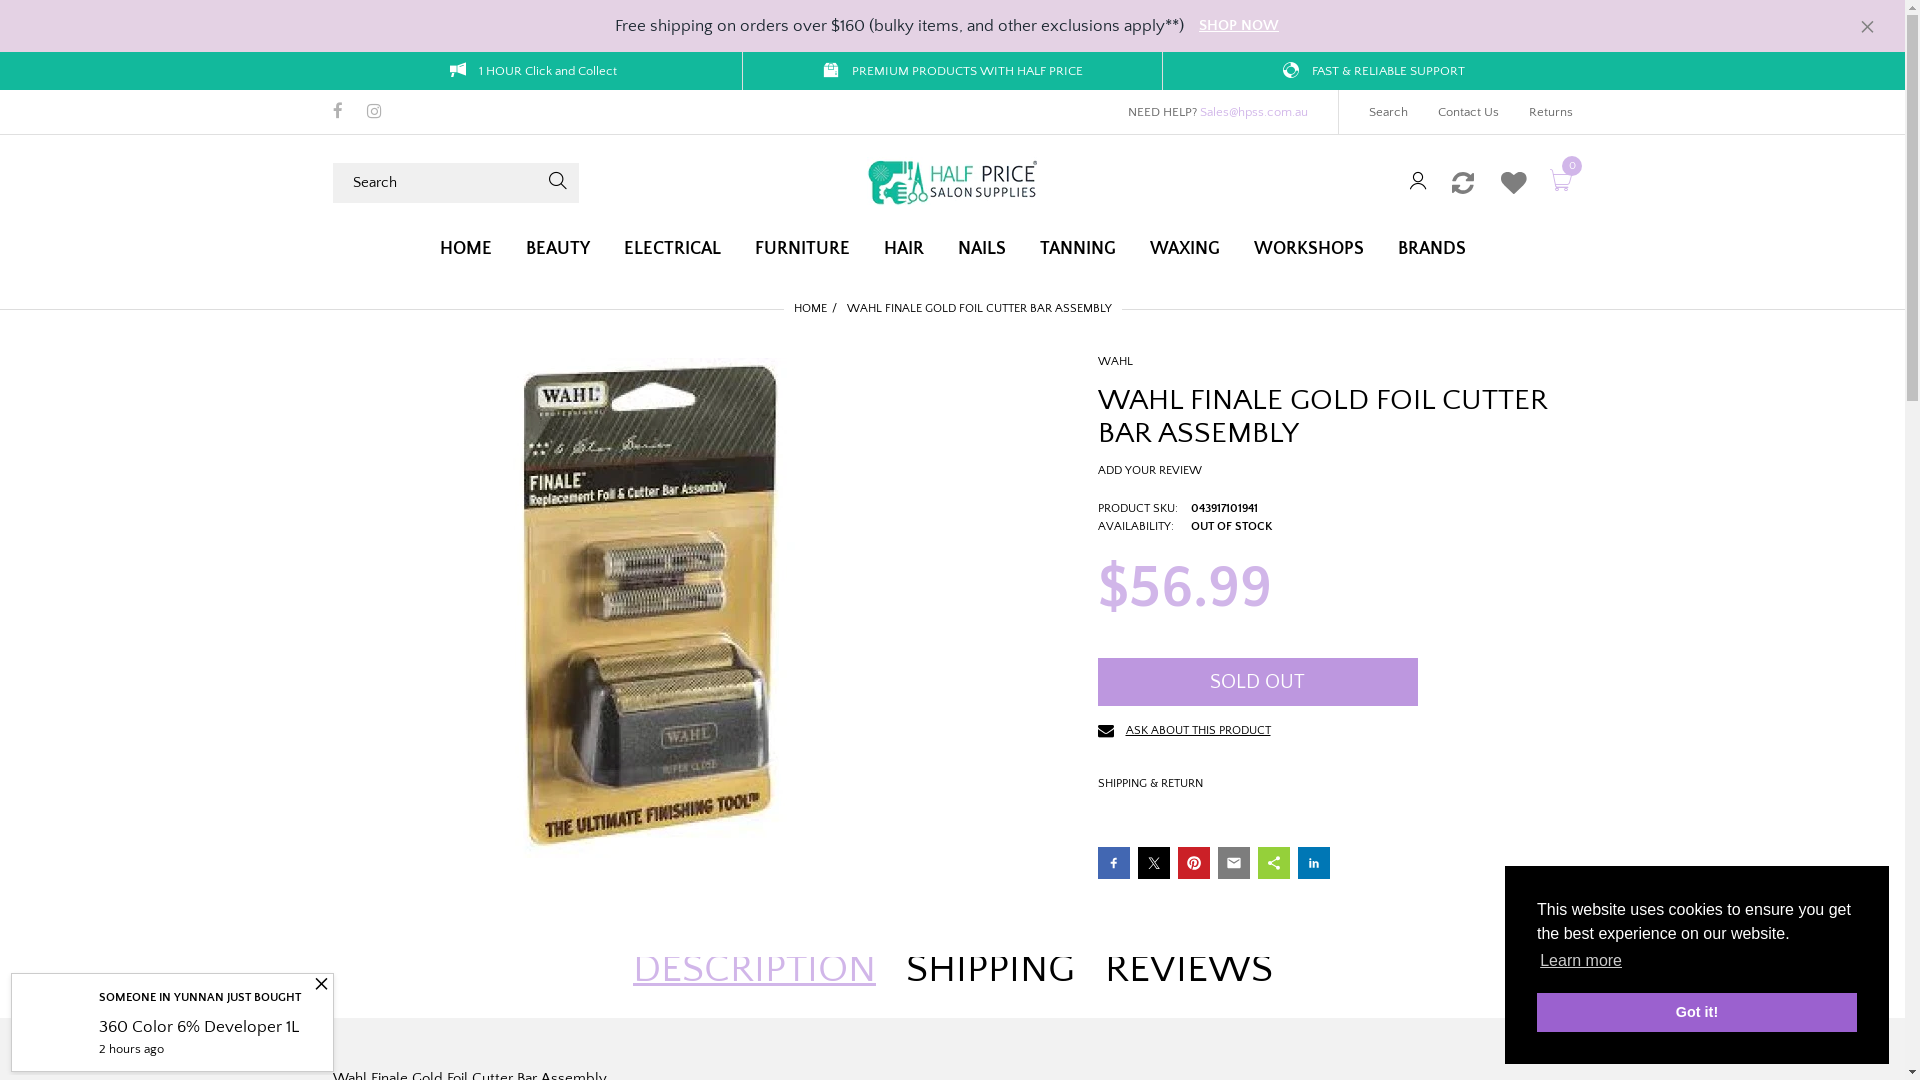  I want to click on 'BEAUTY', so click(526, 248).